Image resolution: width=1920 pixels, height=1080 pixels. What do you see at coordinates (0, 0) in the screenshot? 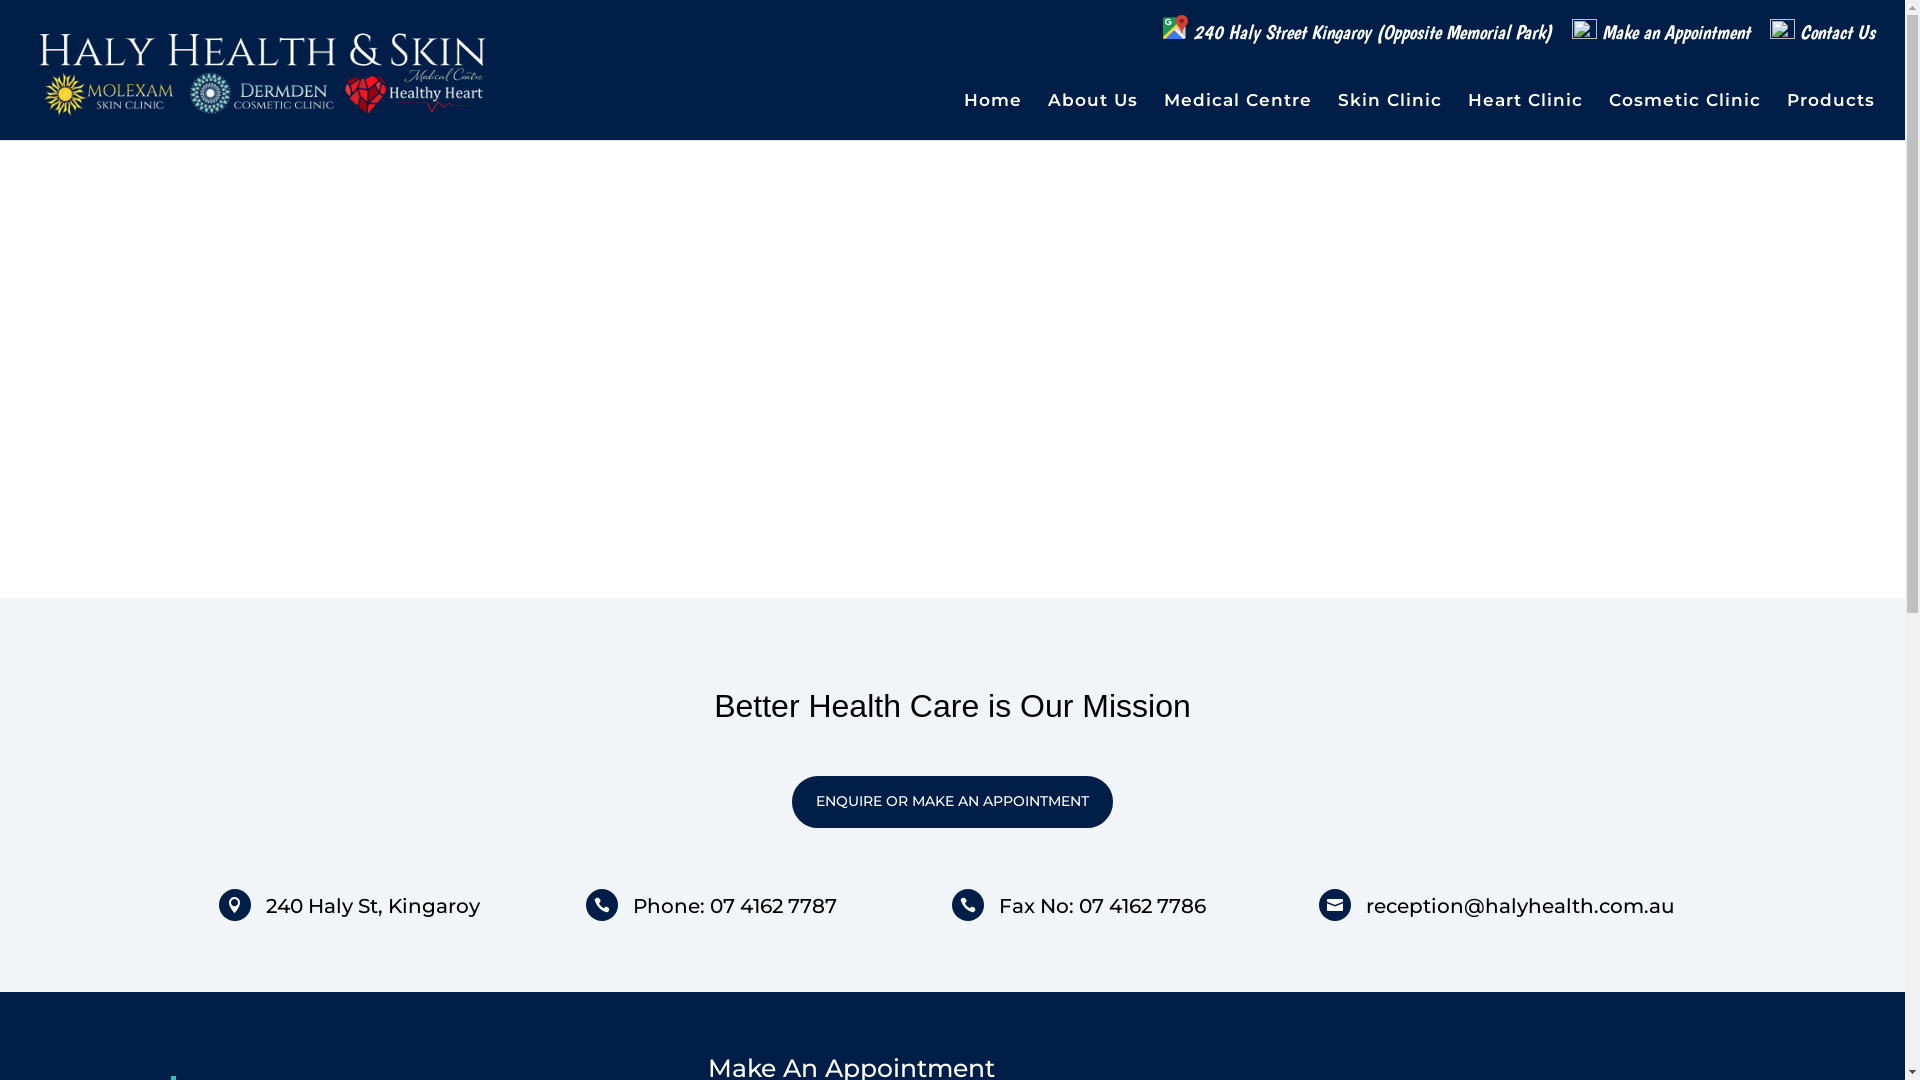
I see `'Skip to content'` at bounding box center [0, 0].